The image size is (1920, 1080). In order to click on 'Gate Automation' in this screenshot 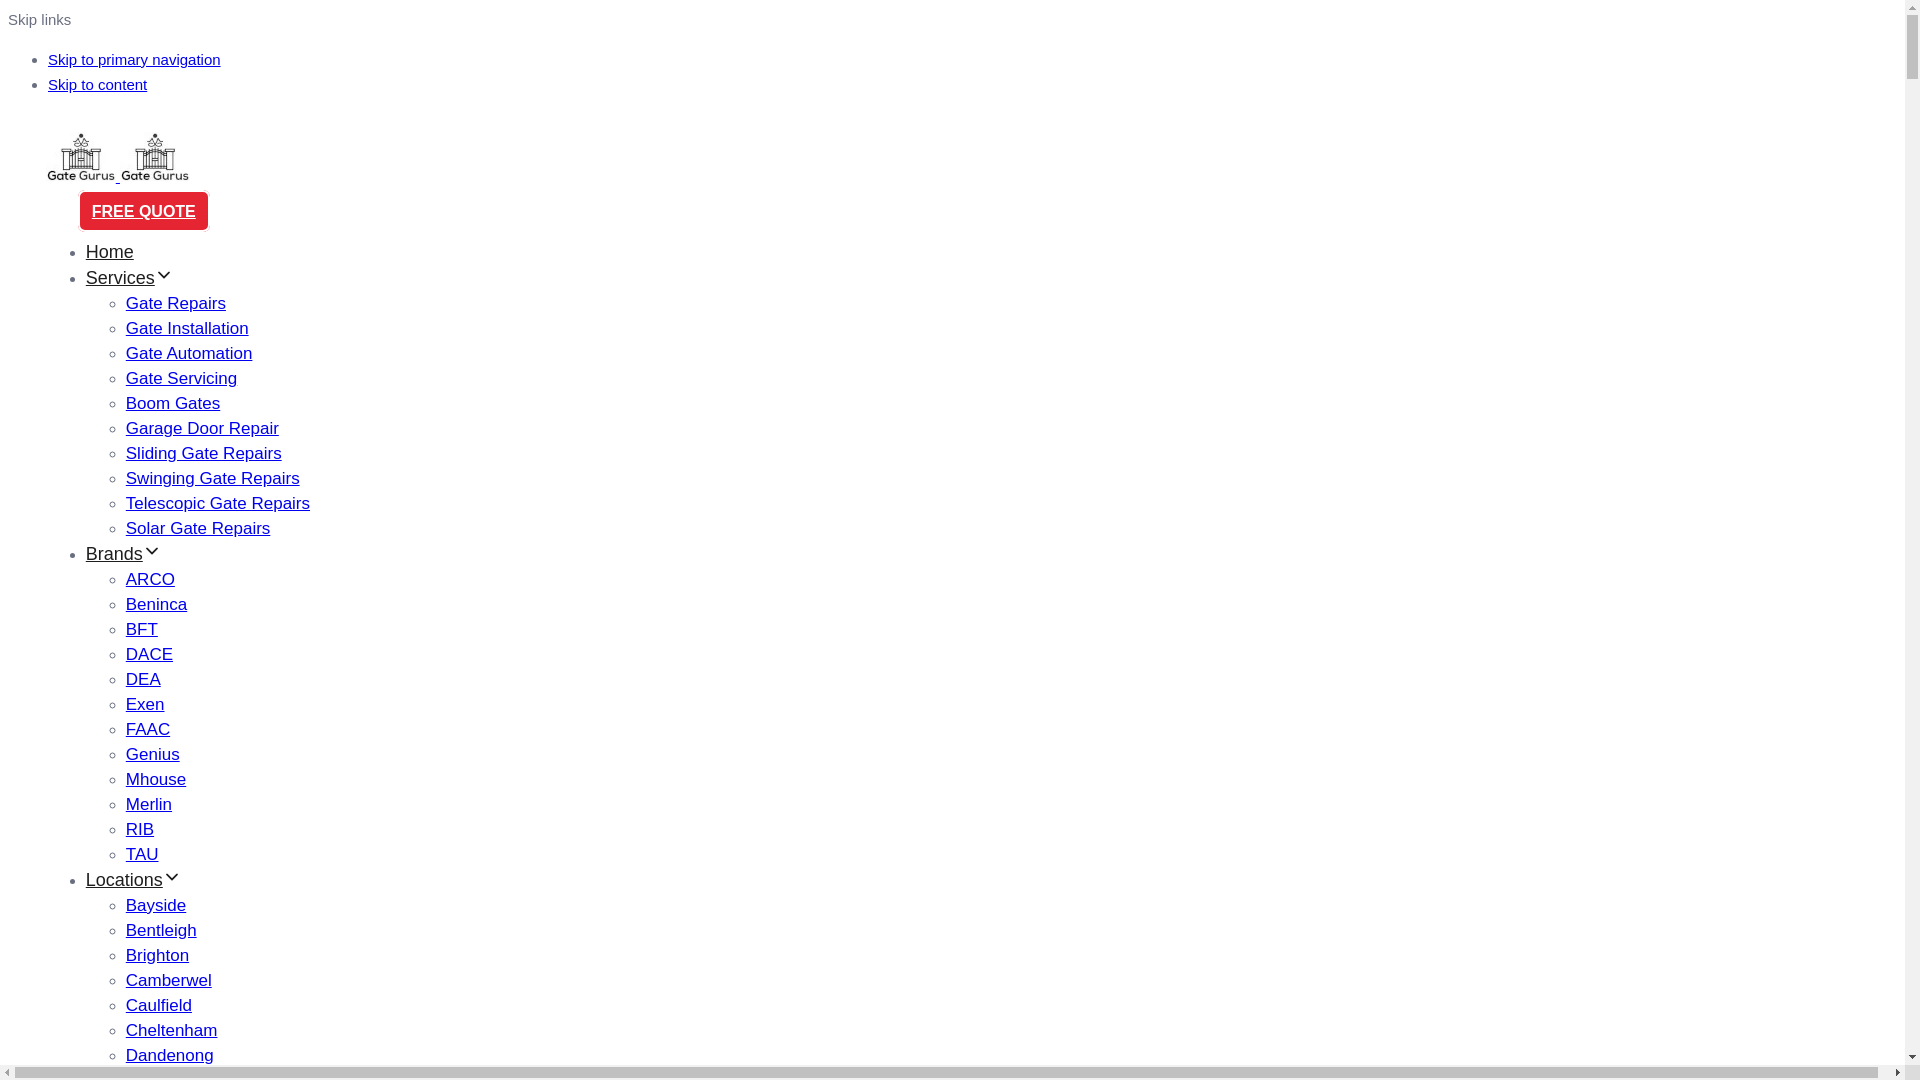, I will do `click(189, 352)`.